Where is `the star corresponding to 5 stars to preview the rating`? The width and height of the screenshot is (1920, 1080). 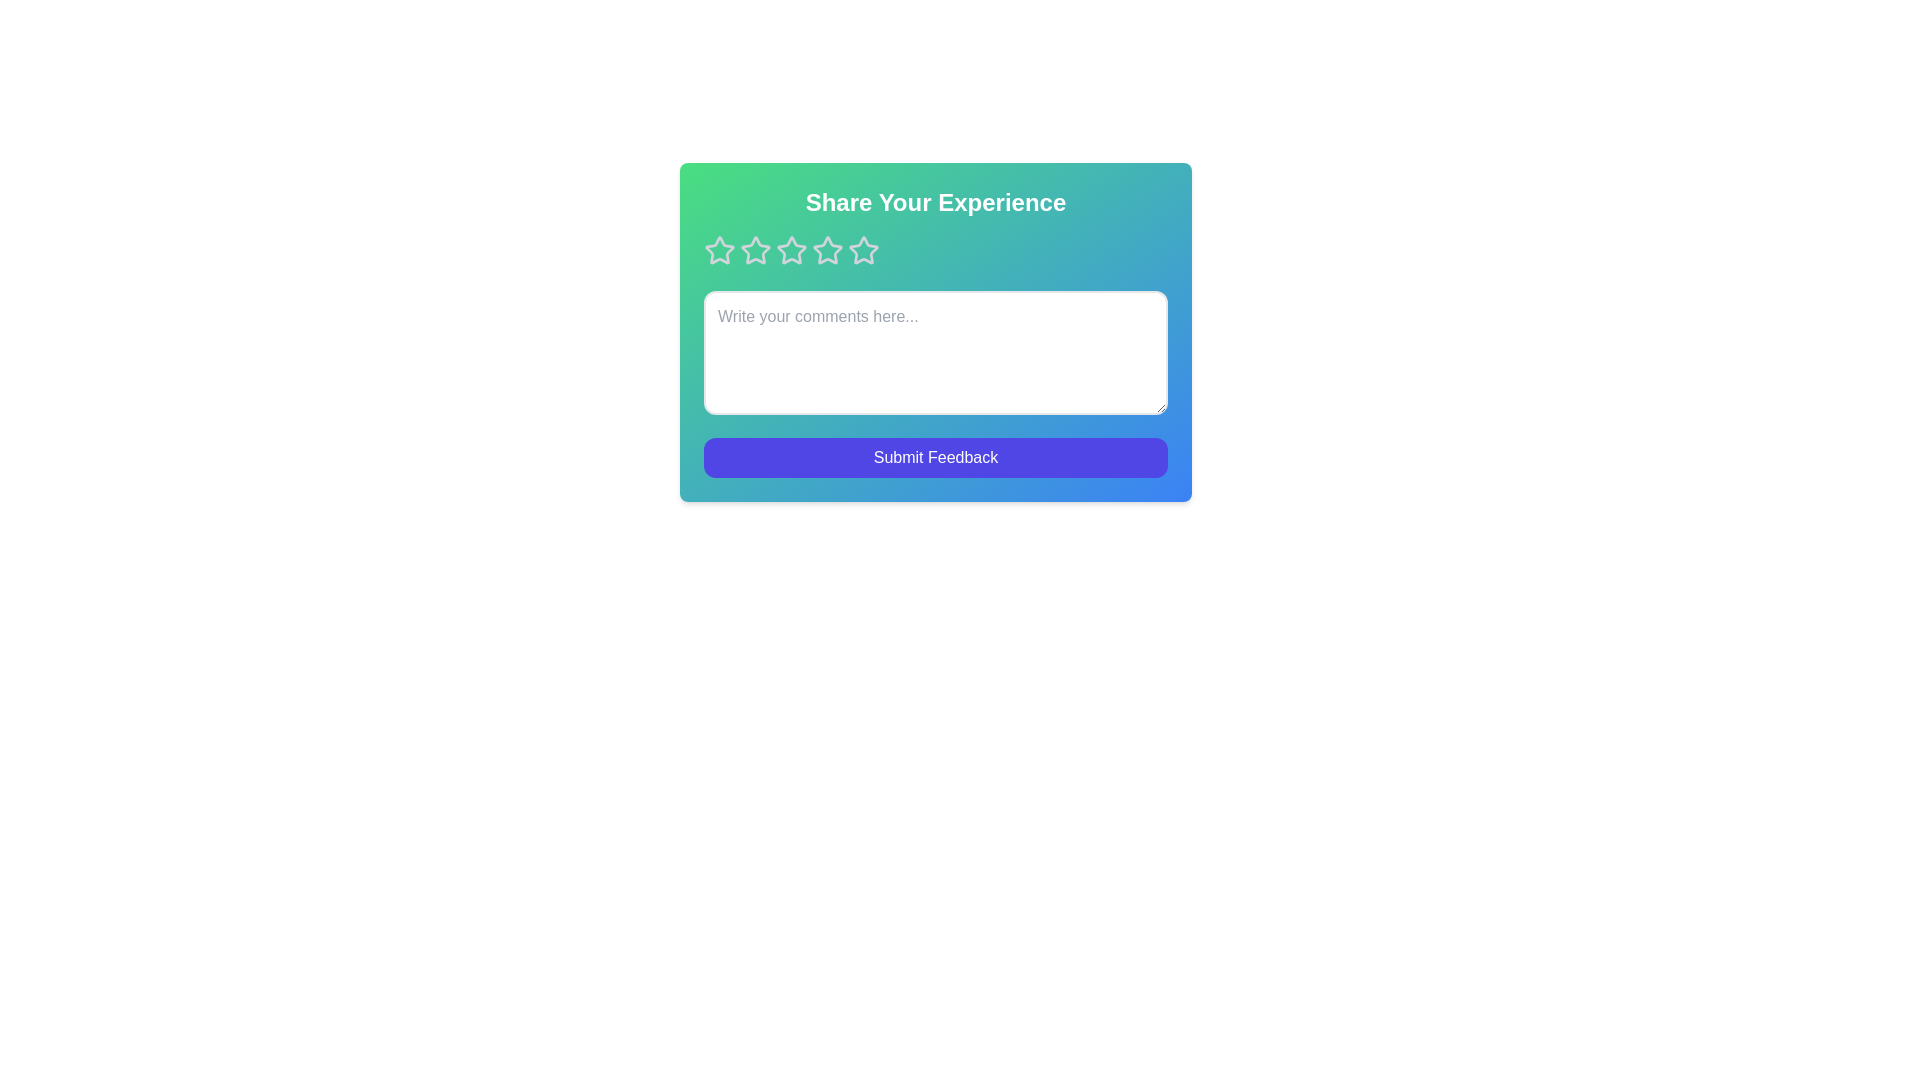
the star corresponding to 5 stars to preview the rating is located at coordinates (864, 249).